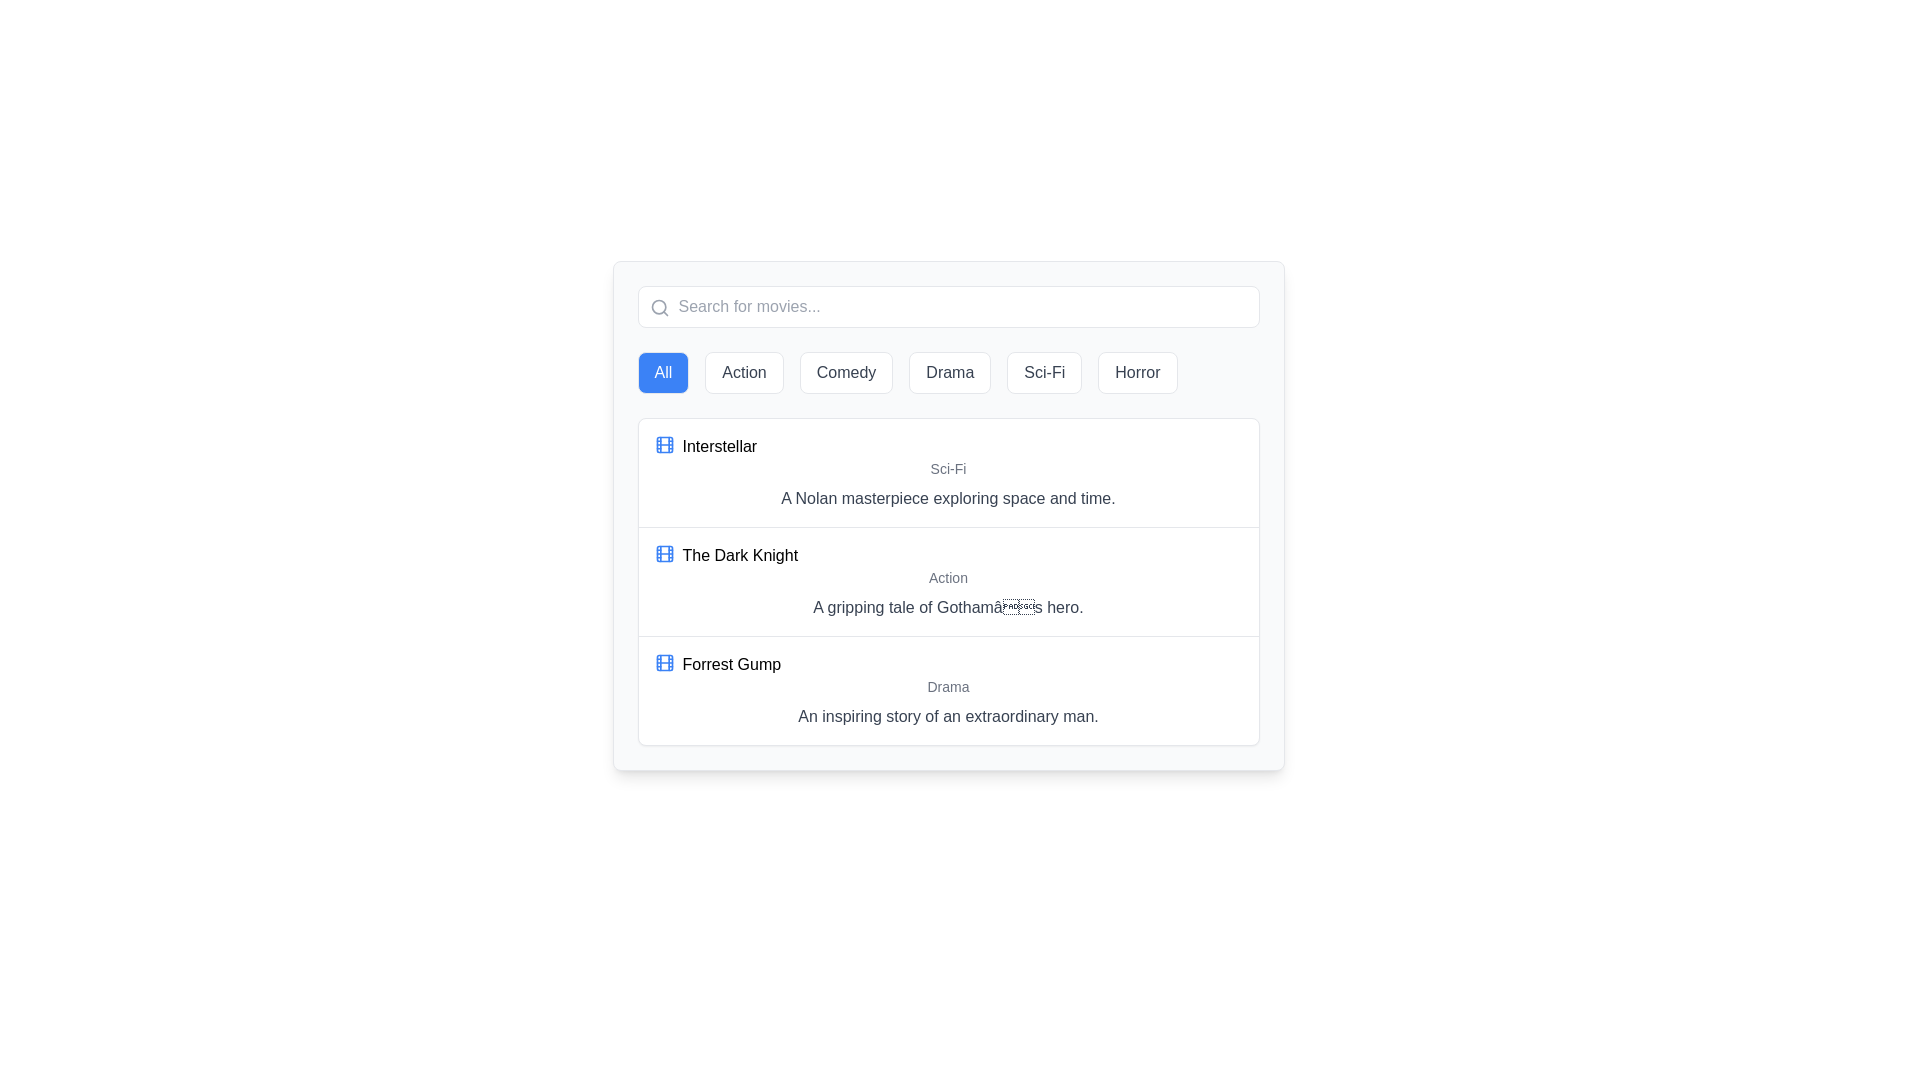 The width and height of the screenshot is (1920, 1080). I want to click on text label that displays 'Forrest Gump', located in the third section of the movie list, beneath 'The Dark Knight', to the right of a film reel icon, so click(730, 664).